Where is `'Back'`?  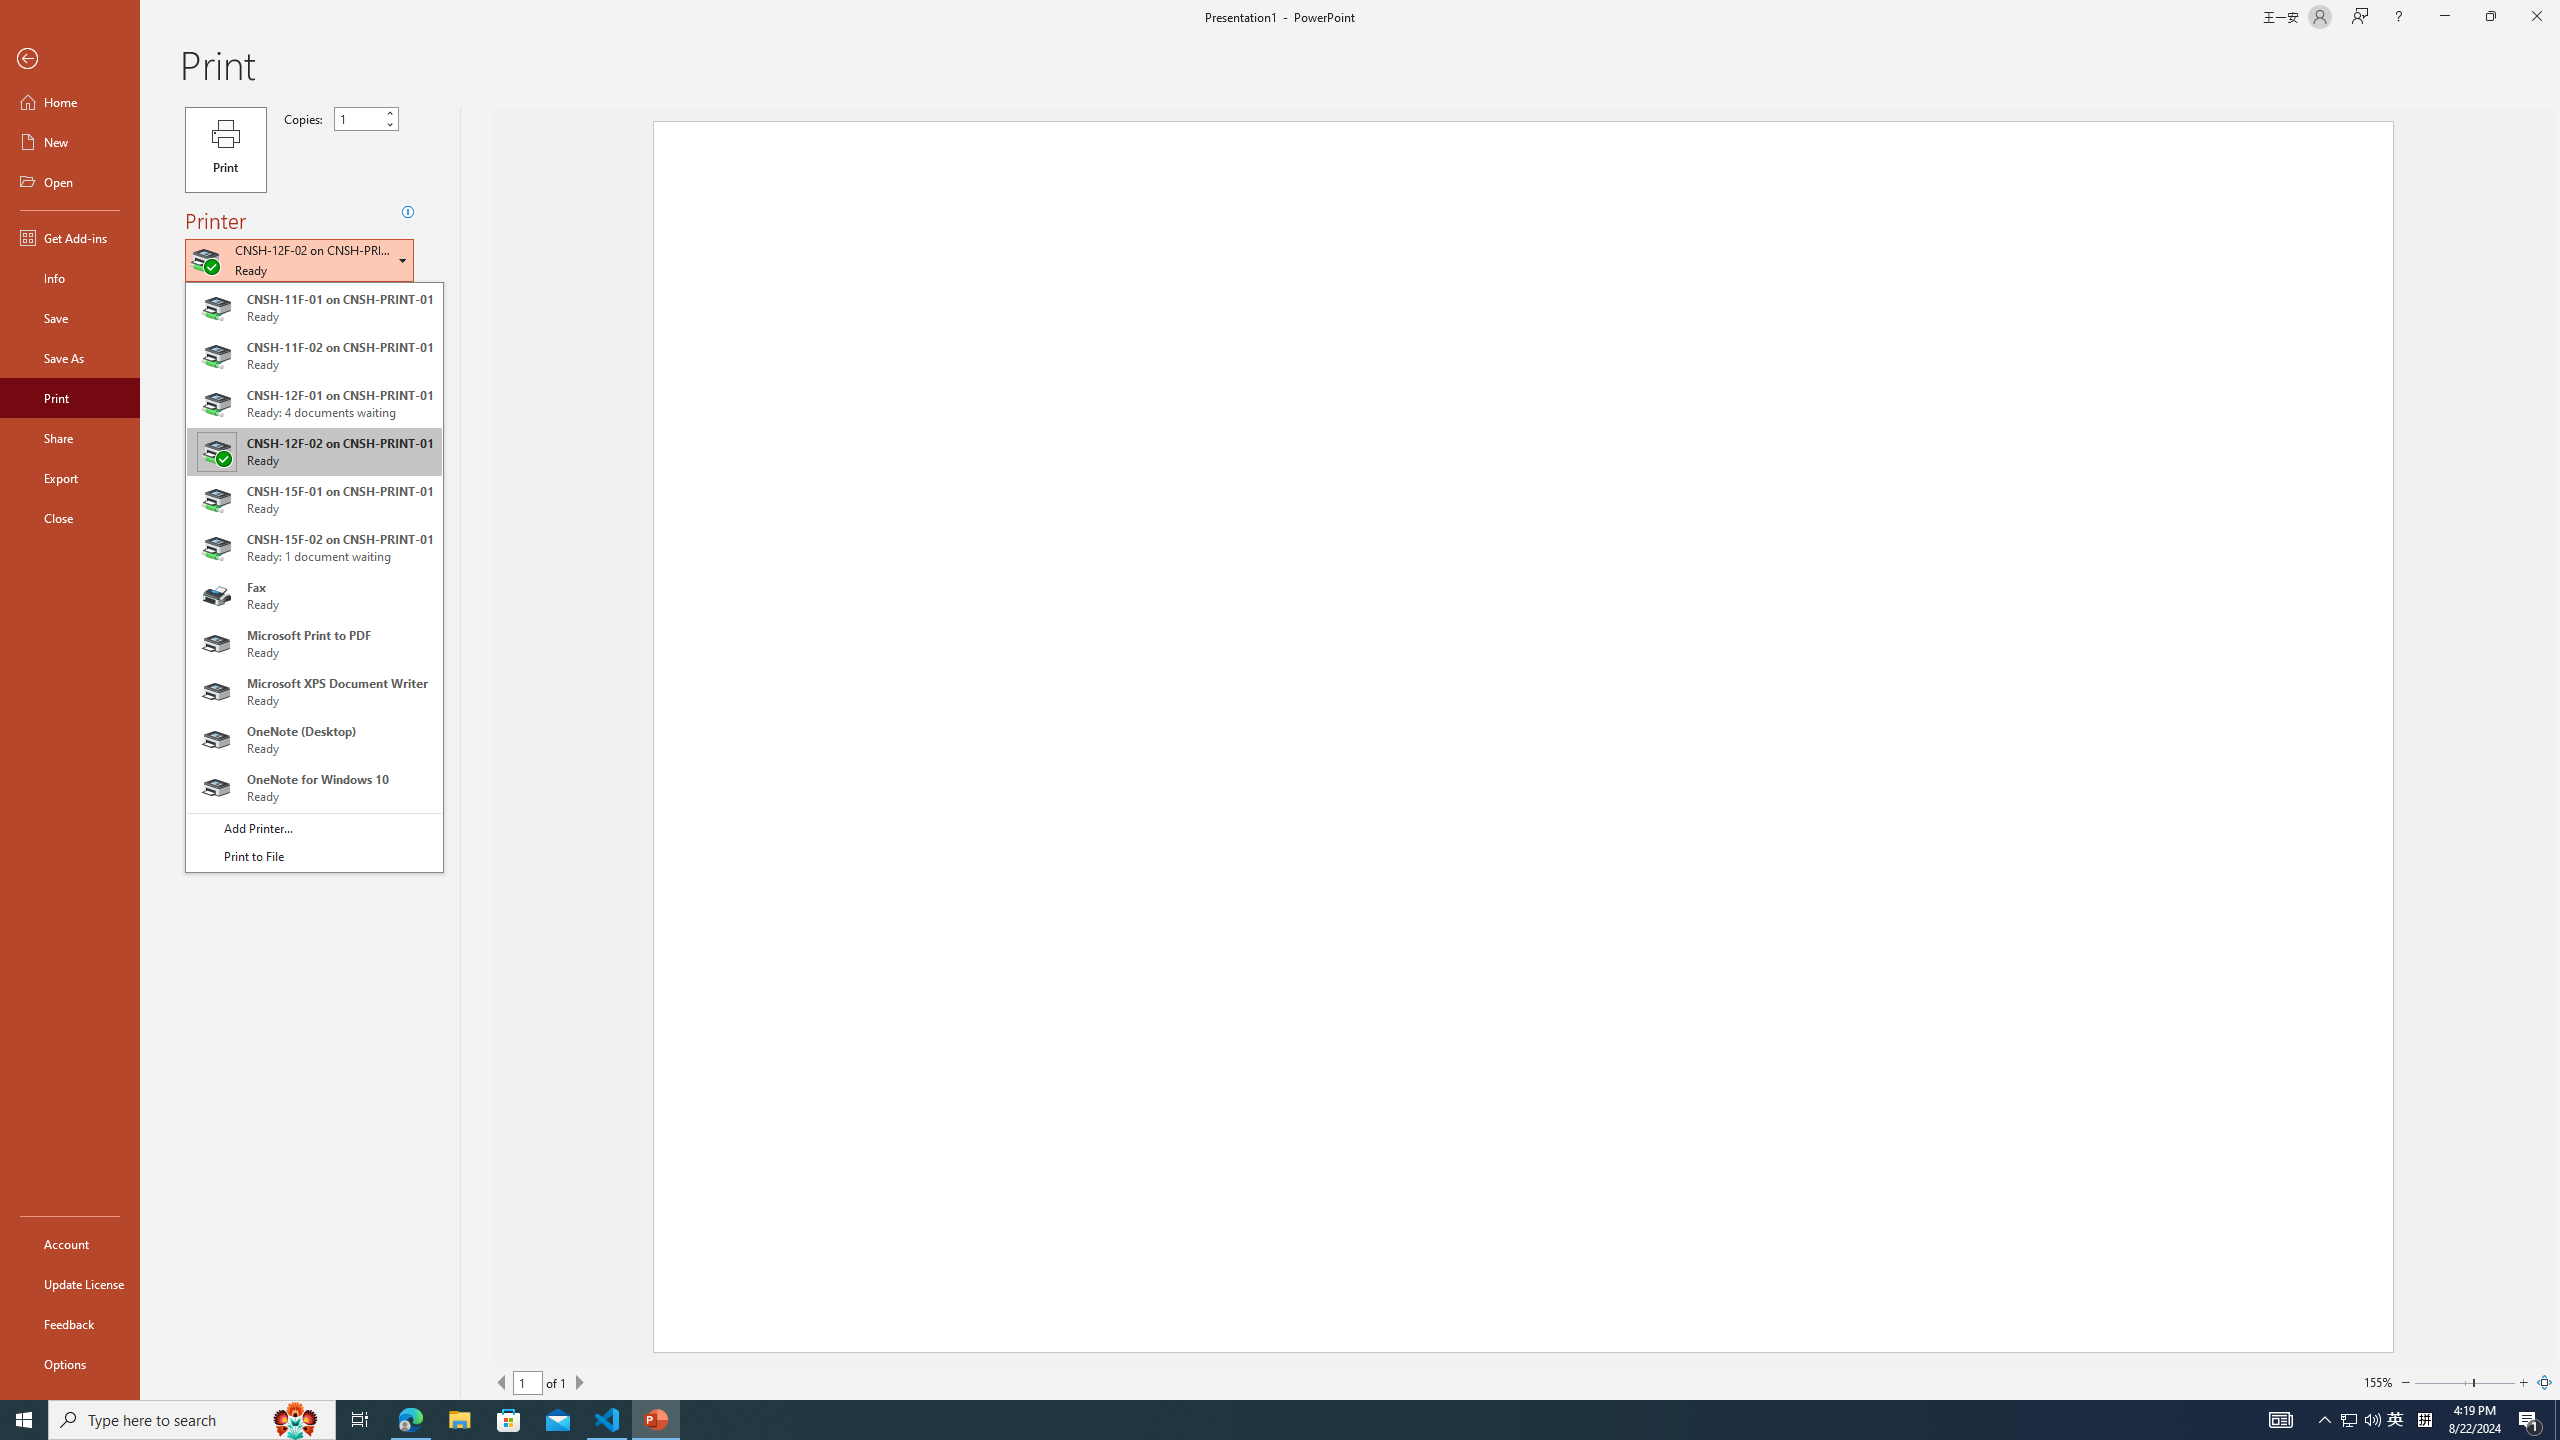
'Back' is located at coordinates (69, 58).